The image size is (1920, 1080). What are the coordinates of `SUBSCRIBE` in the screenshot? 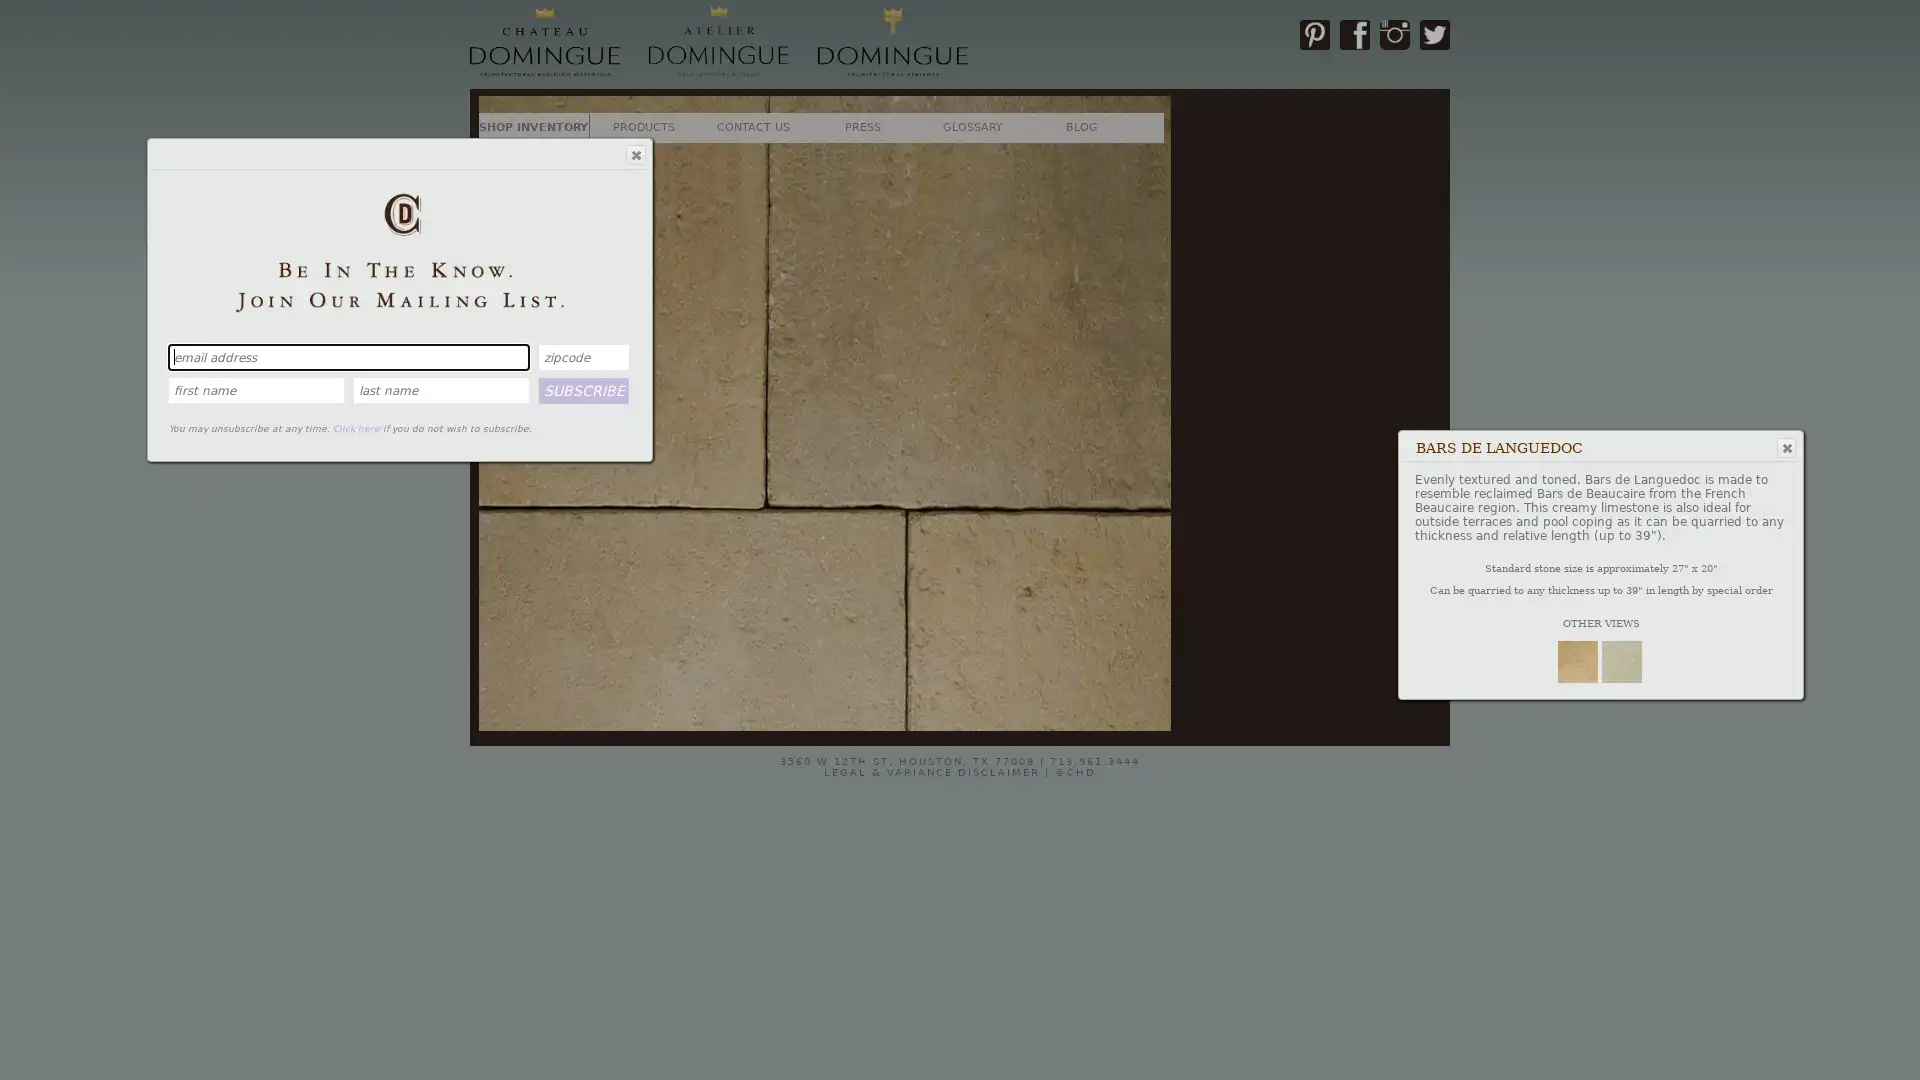 It's located at (583, 389).